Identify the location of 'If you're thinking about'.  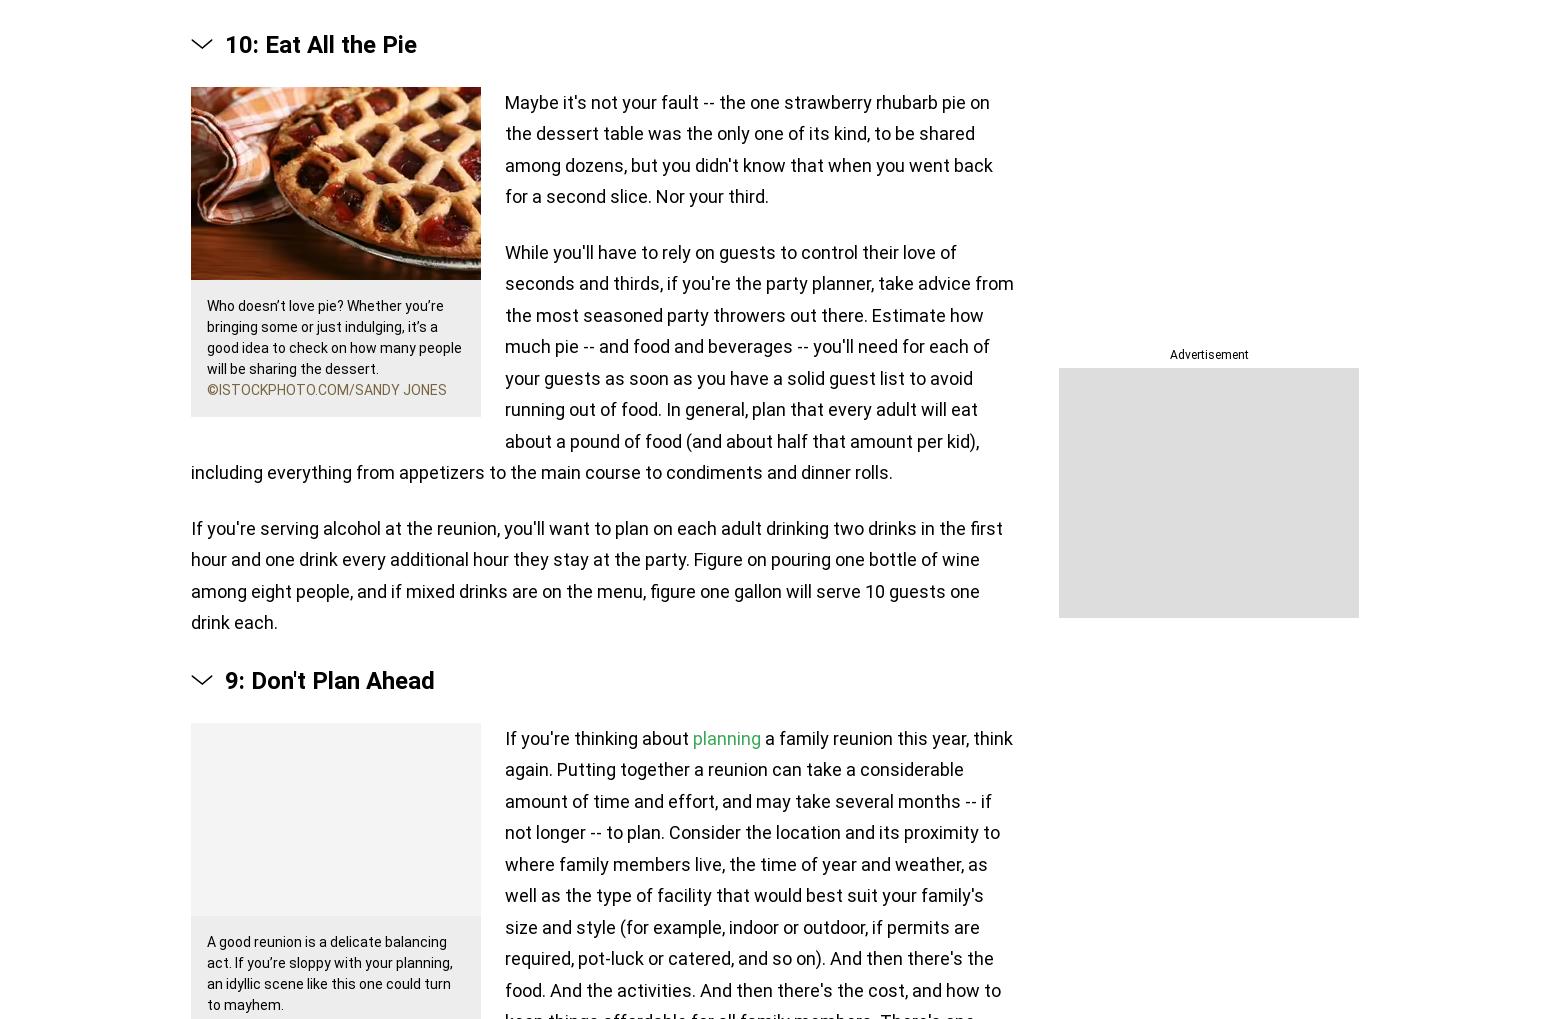
(599, 737).